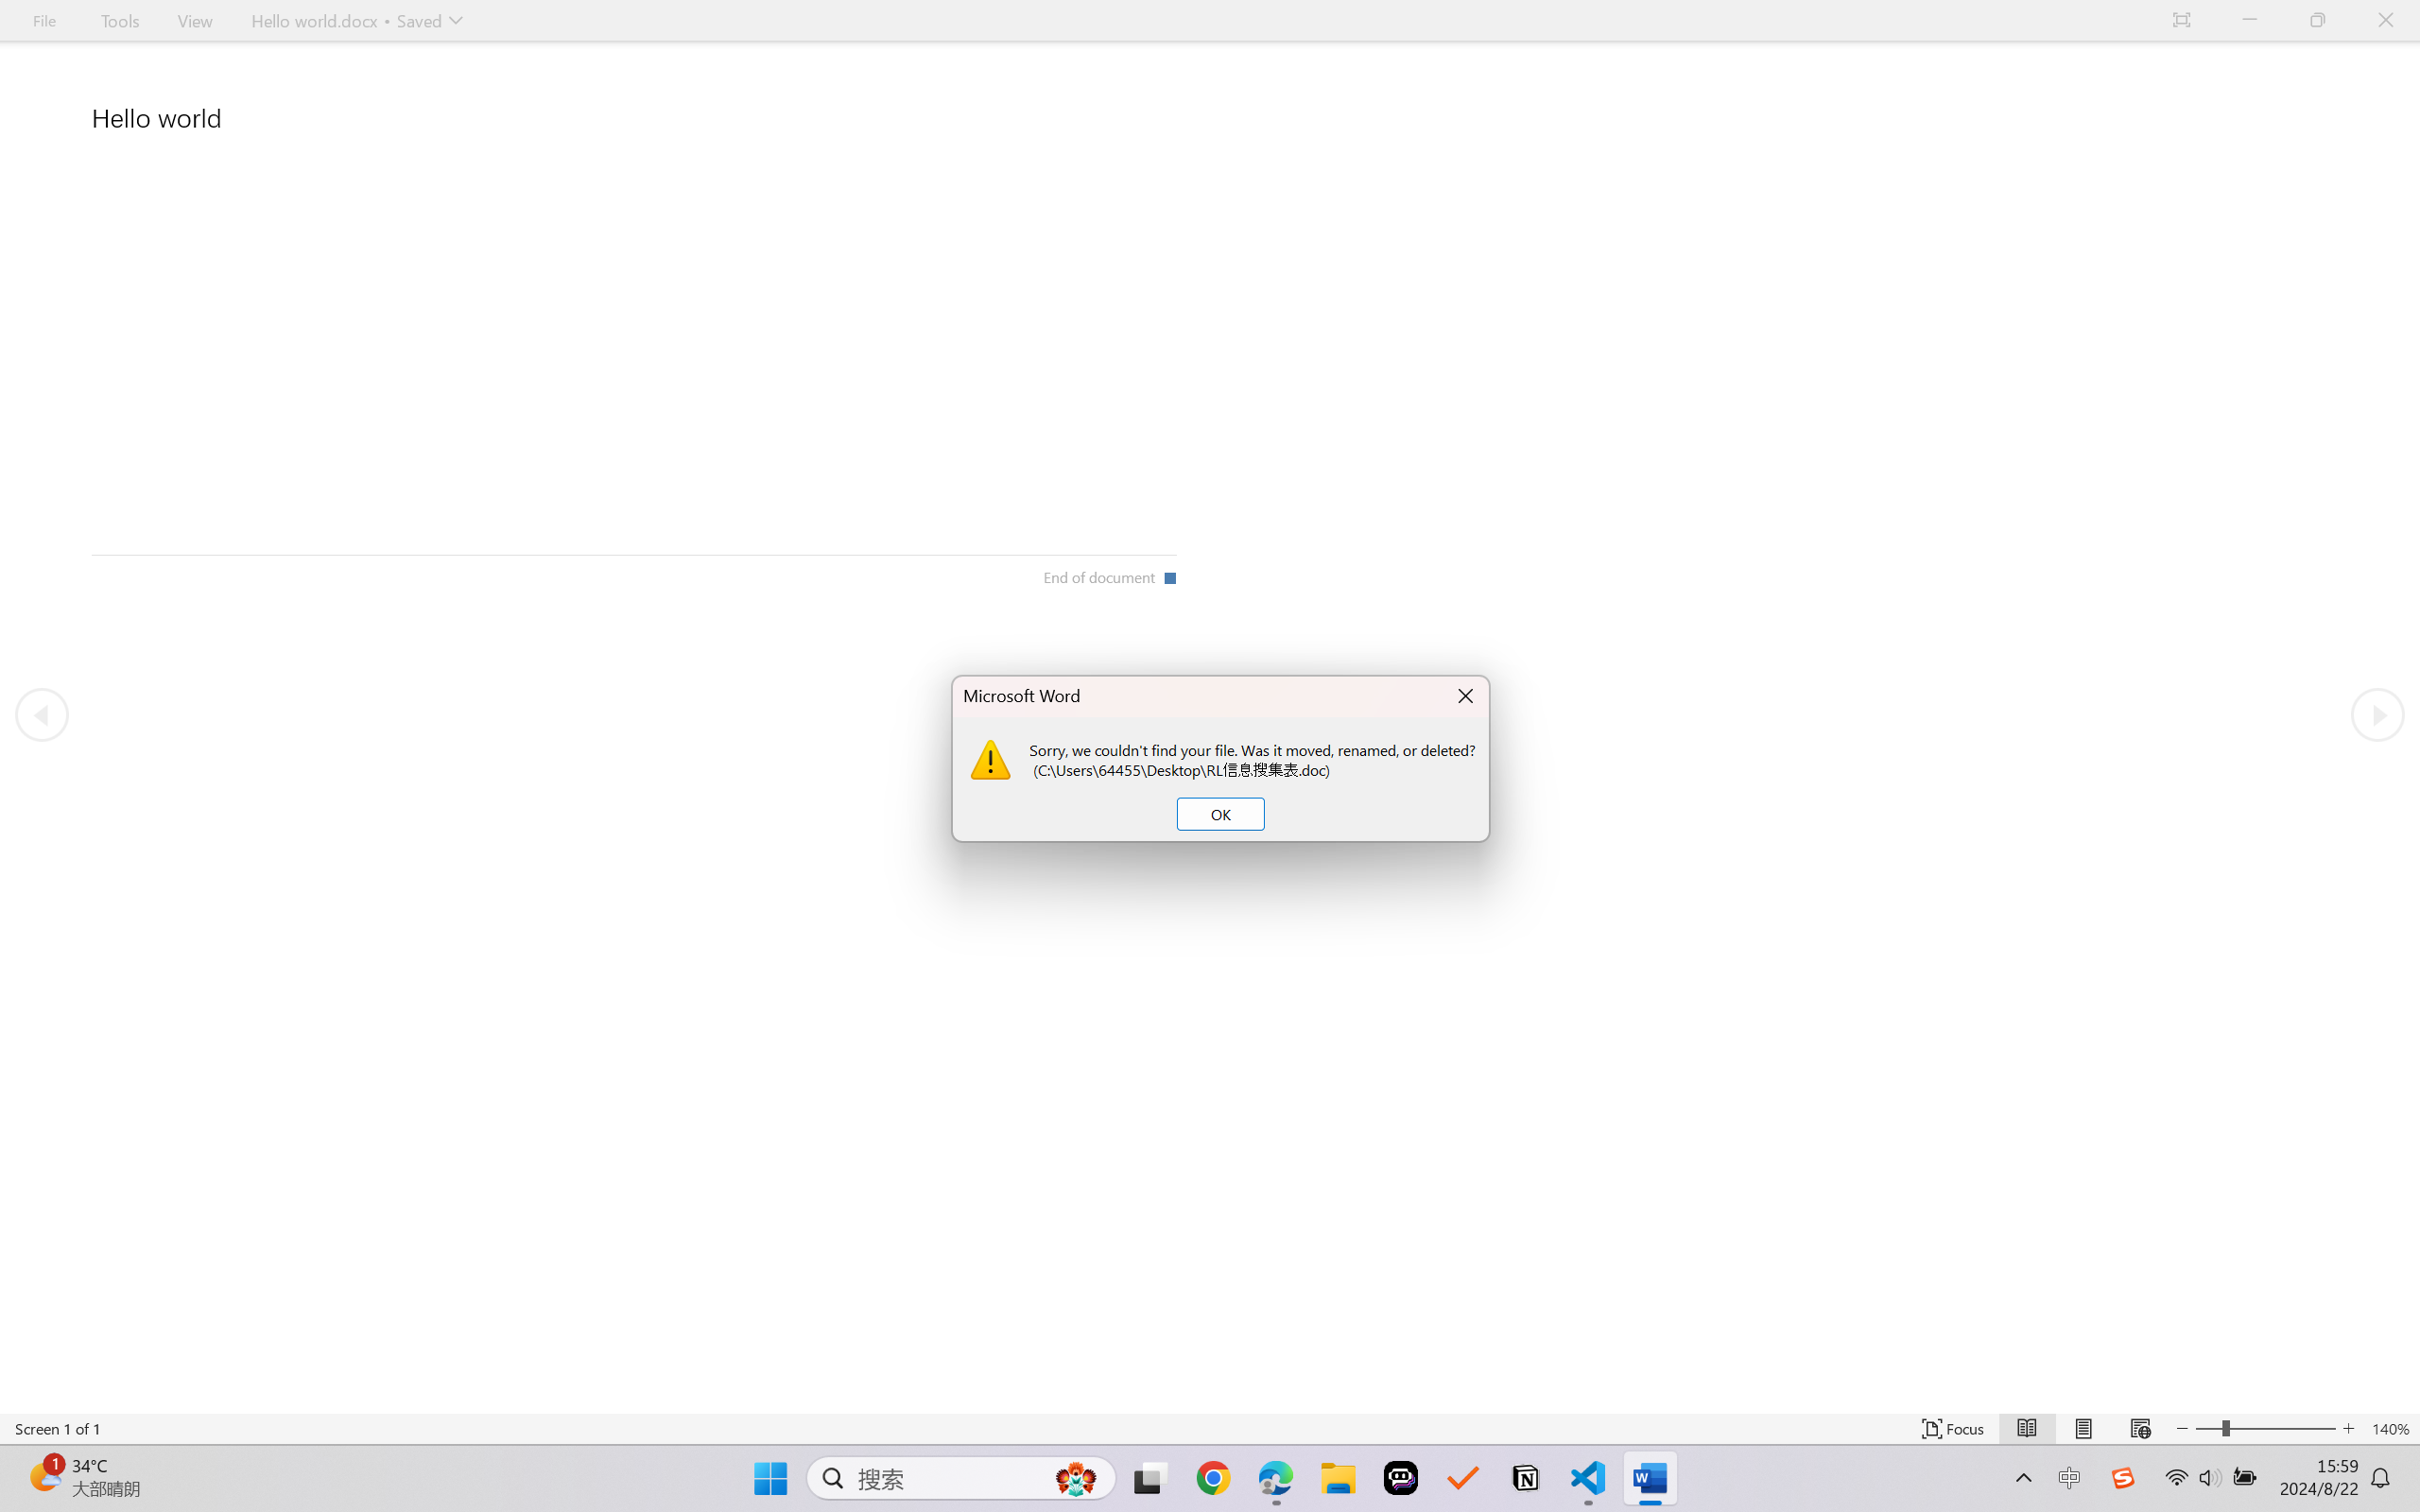 The image size is (2420, 1512). I want to click on 'Text Size', so click(2266, 1428).